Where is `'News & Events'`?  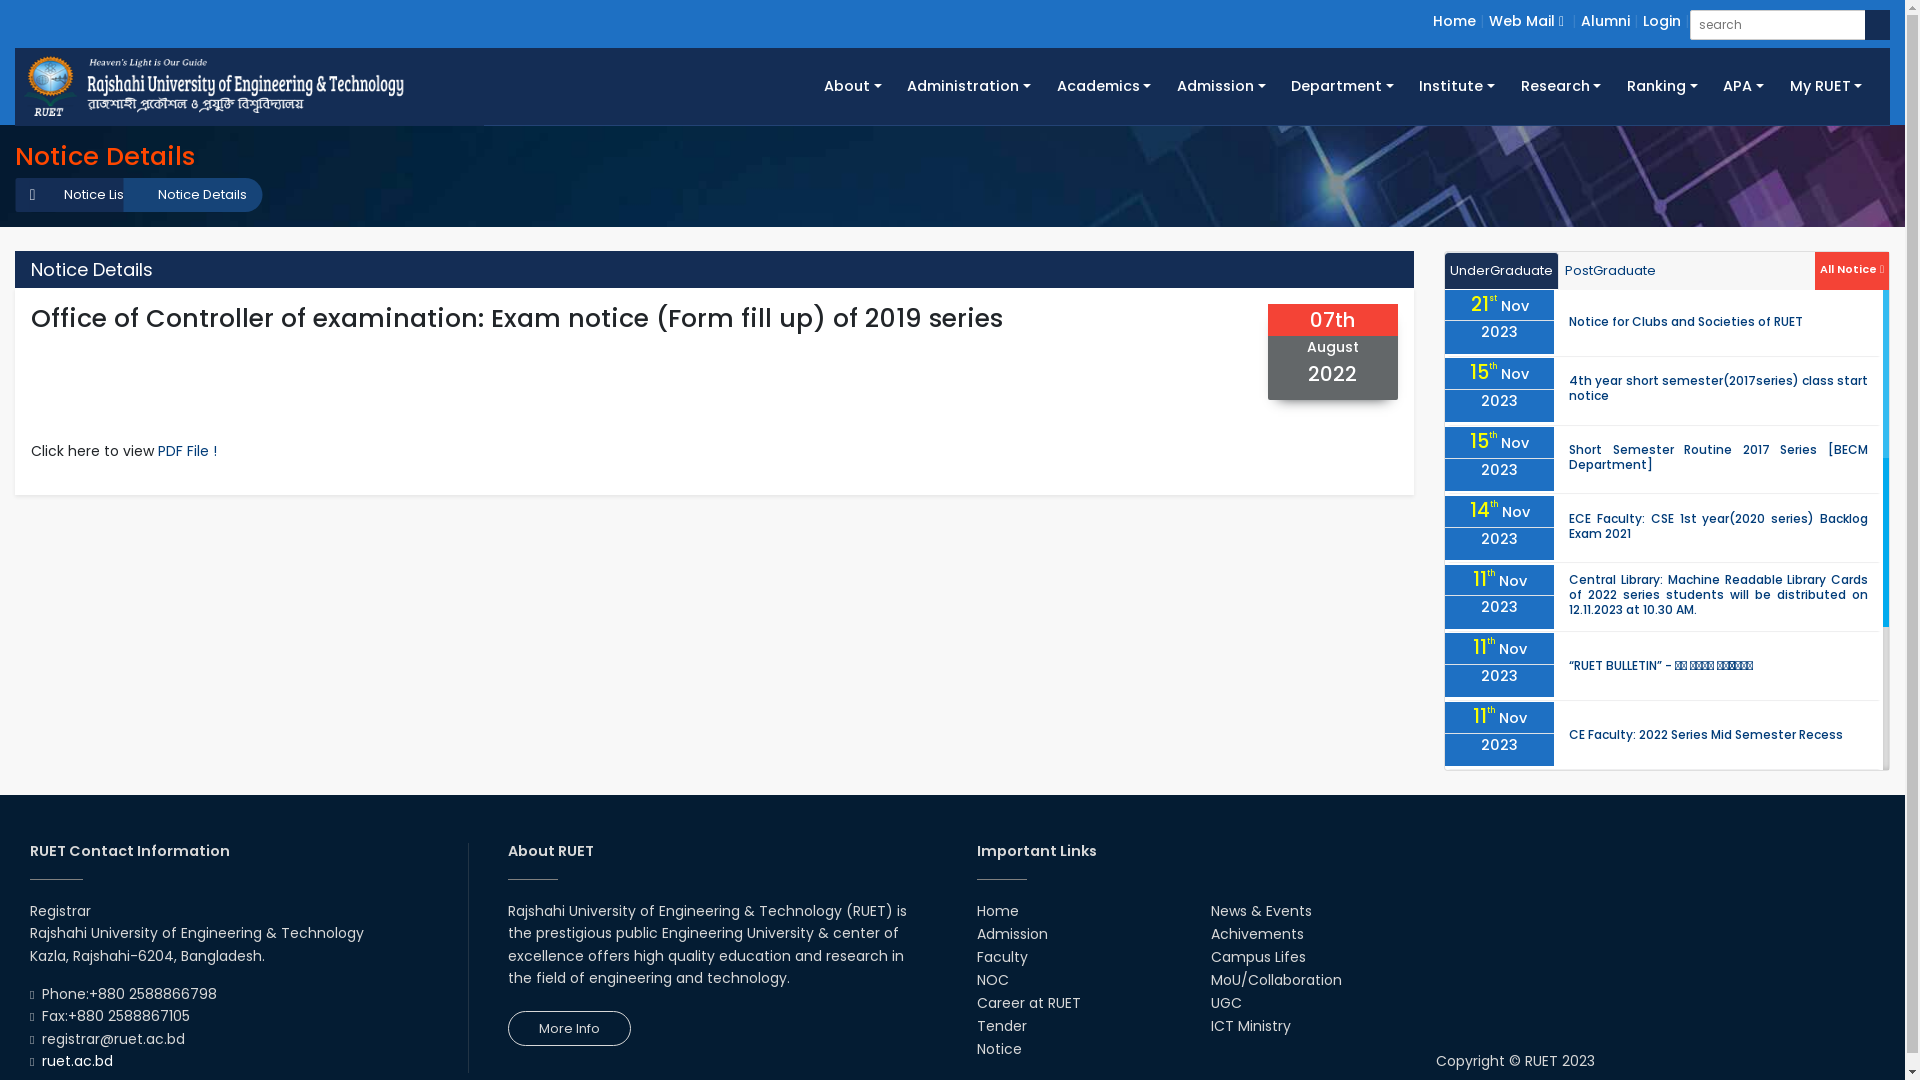 'News & Events' is located at coordinates (1260, 910).